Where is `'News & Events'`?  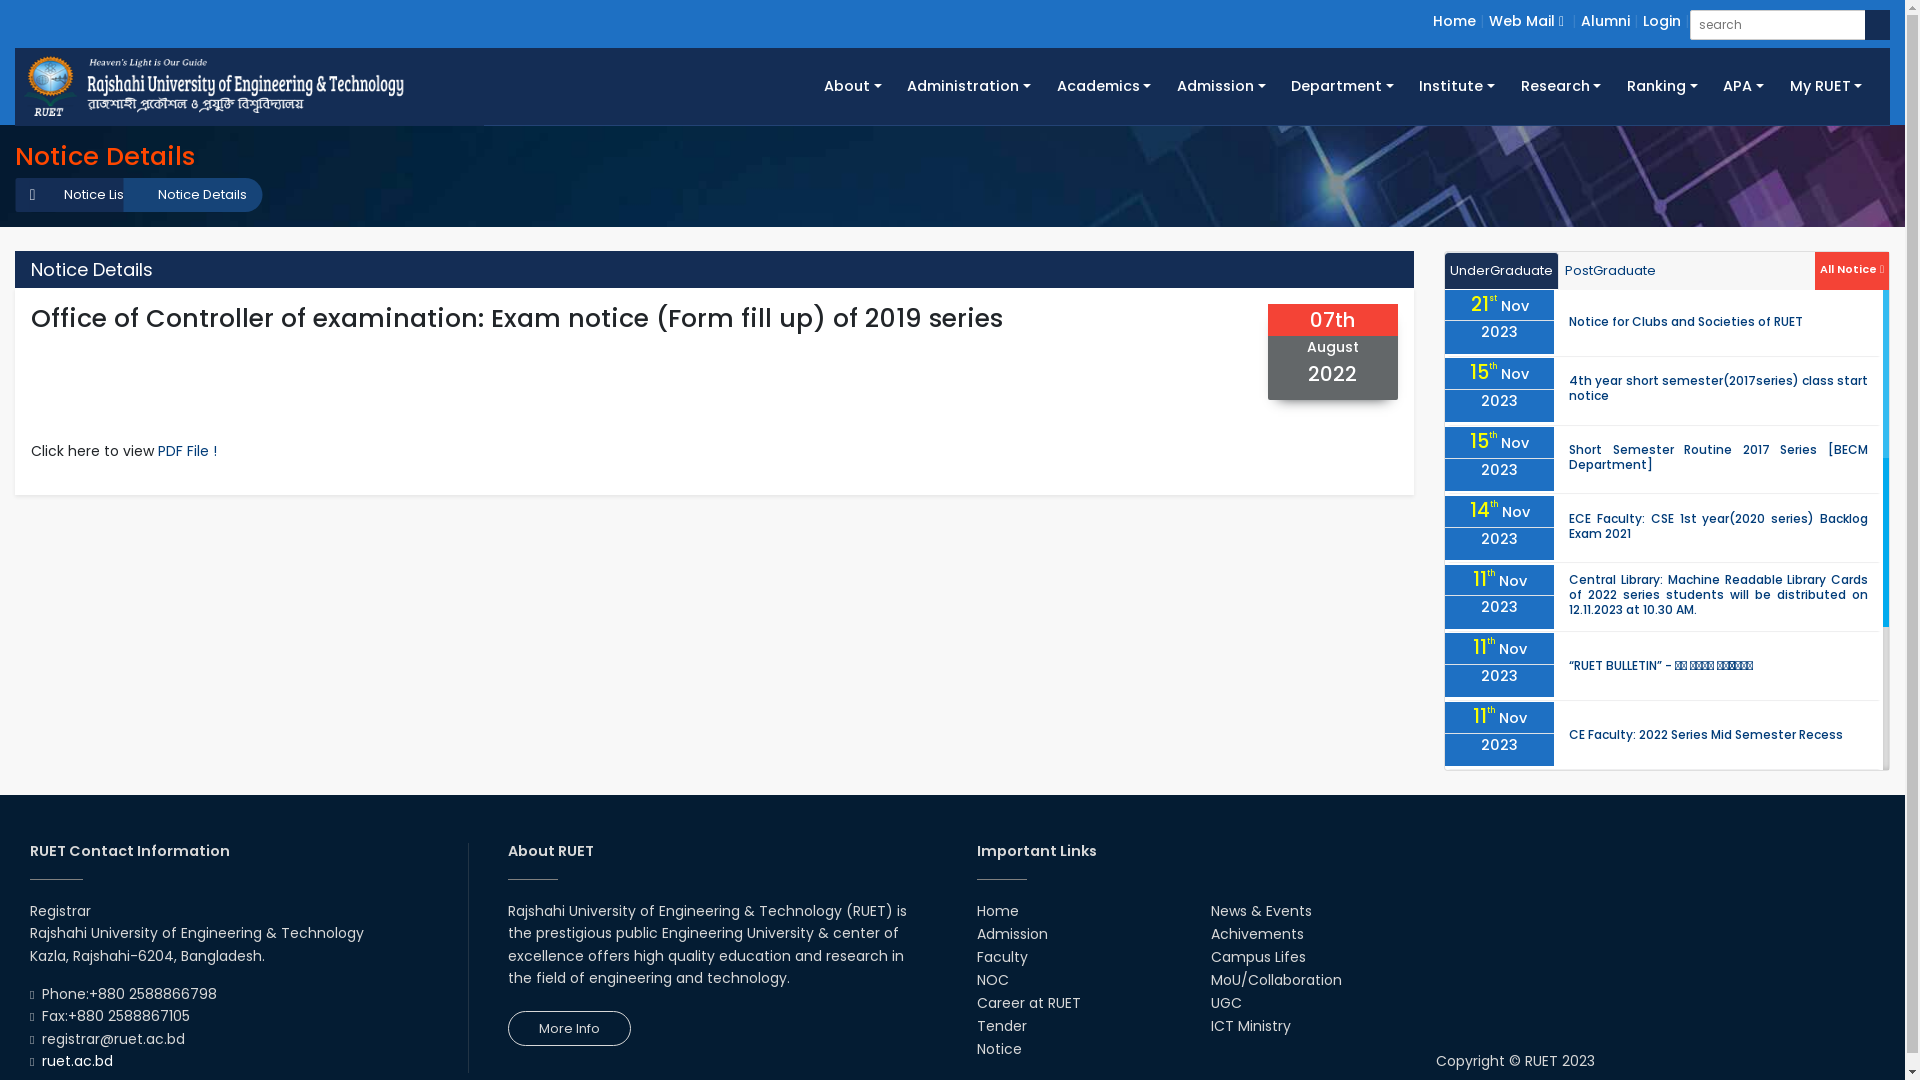 'News & Events' is located at coordinates (1260, 910).